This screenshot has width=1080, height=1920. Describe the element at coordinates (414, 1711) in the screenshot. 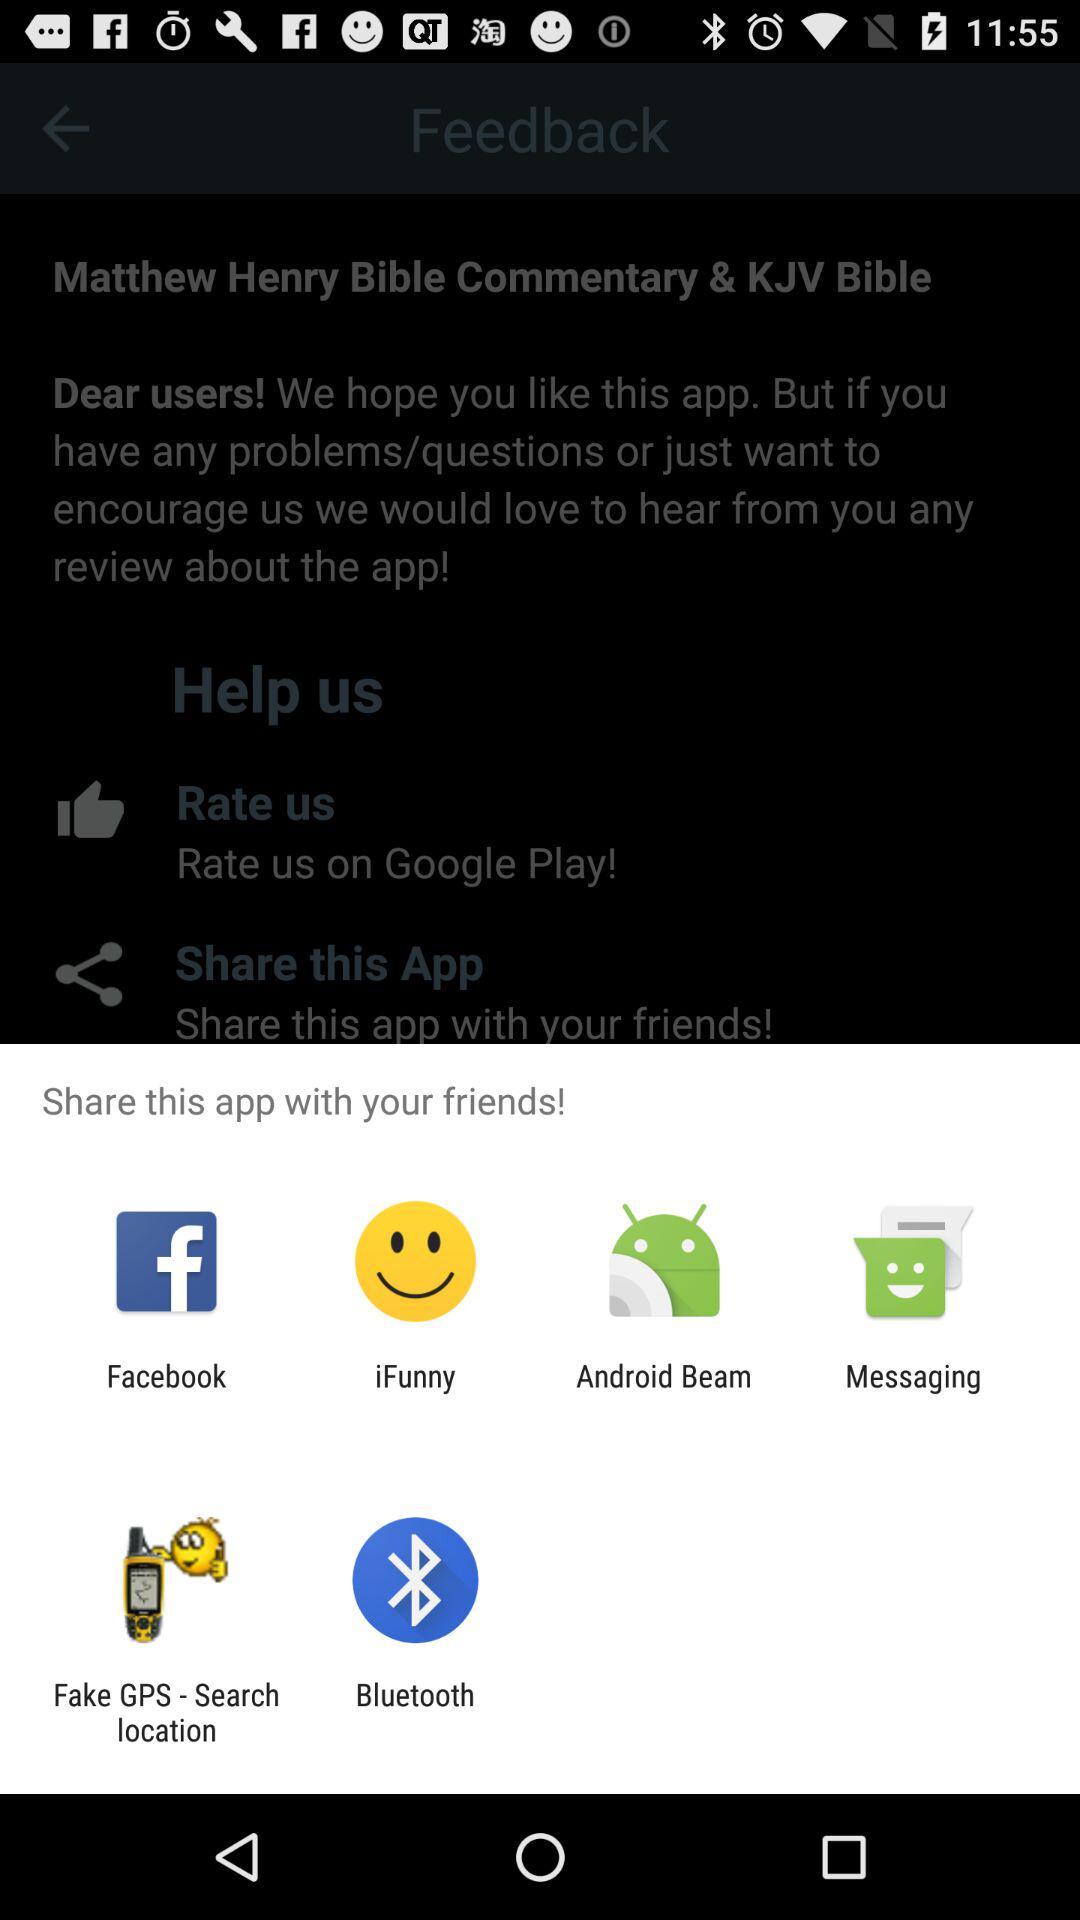

I see `bluetooth` at that location.